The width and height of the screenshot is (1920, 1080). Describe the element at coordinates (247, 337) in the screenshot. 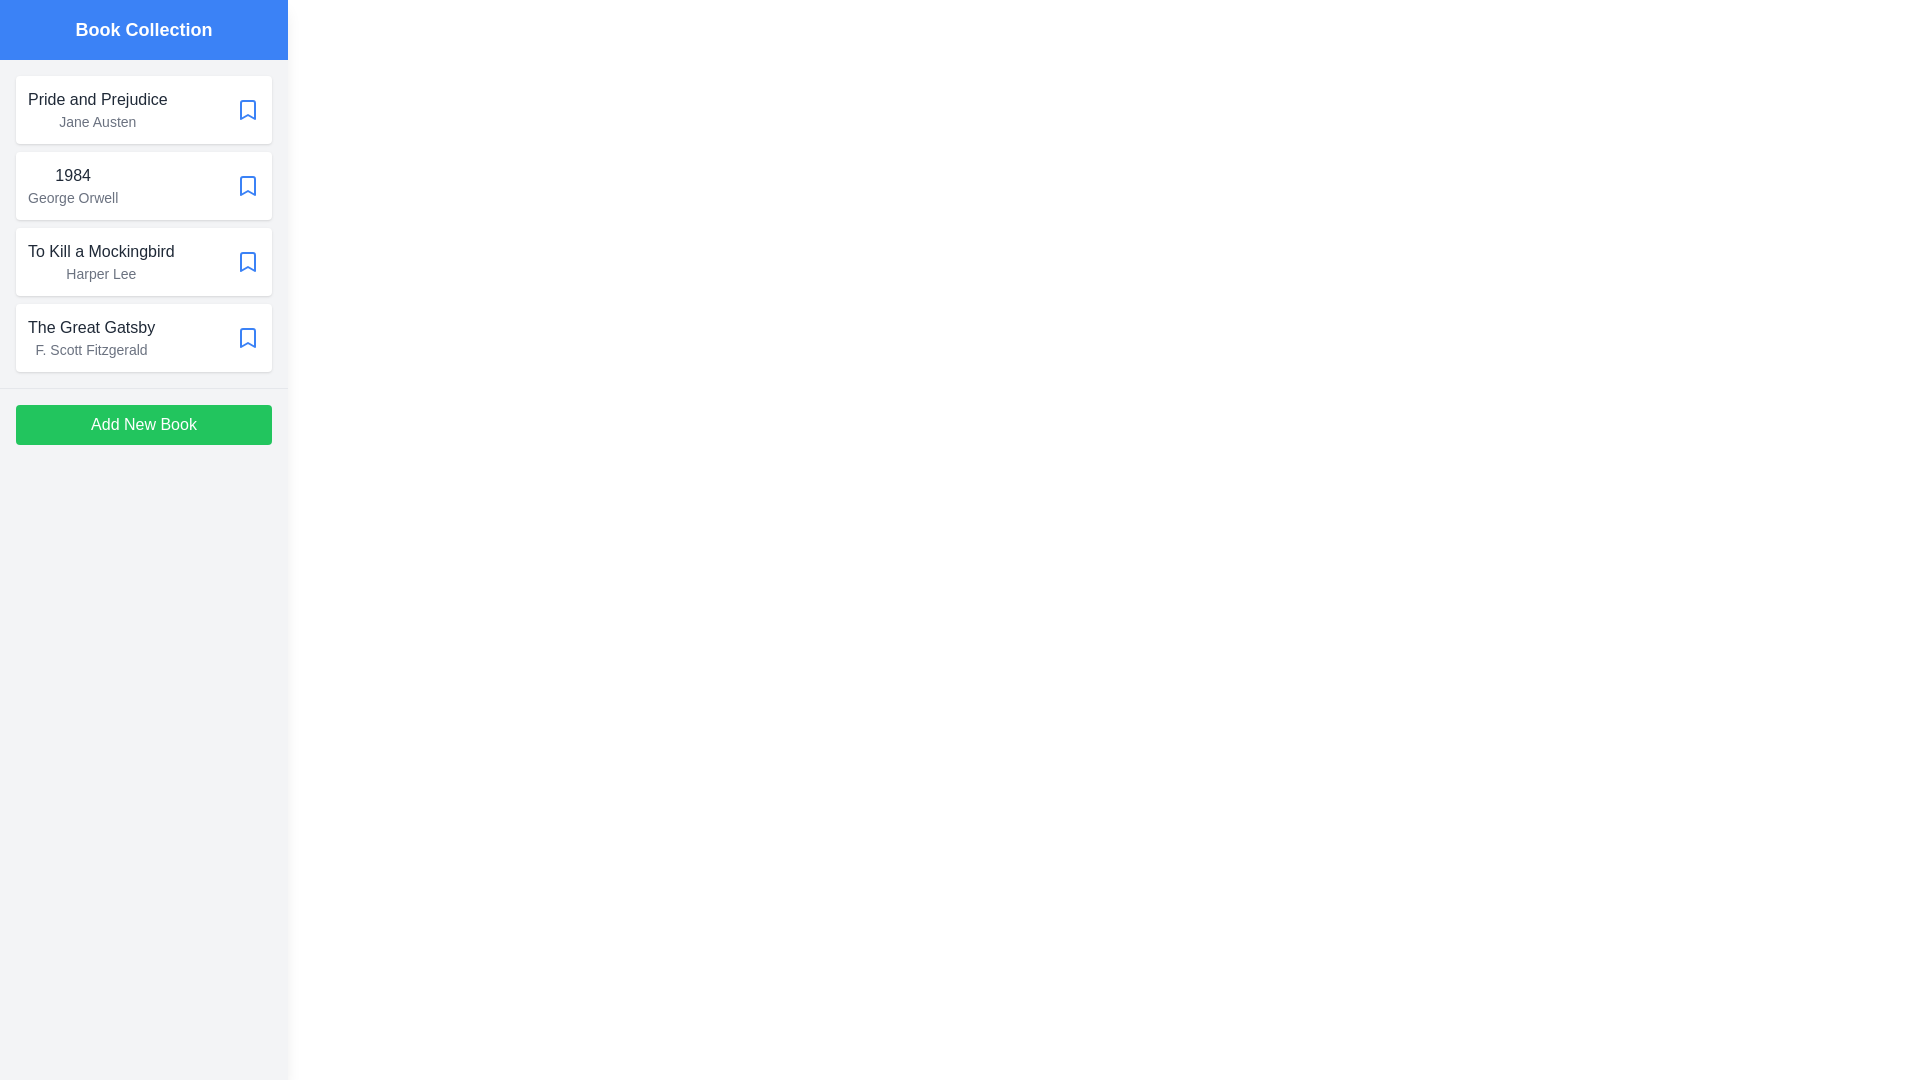

I see `bookmark icon of the book titled 'The Great Gatsby' to mark it as a favorite` at that location.